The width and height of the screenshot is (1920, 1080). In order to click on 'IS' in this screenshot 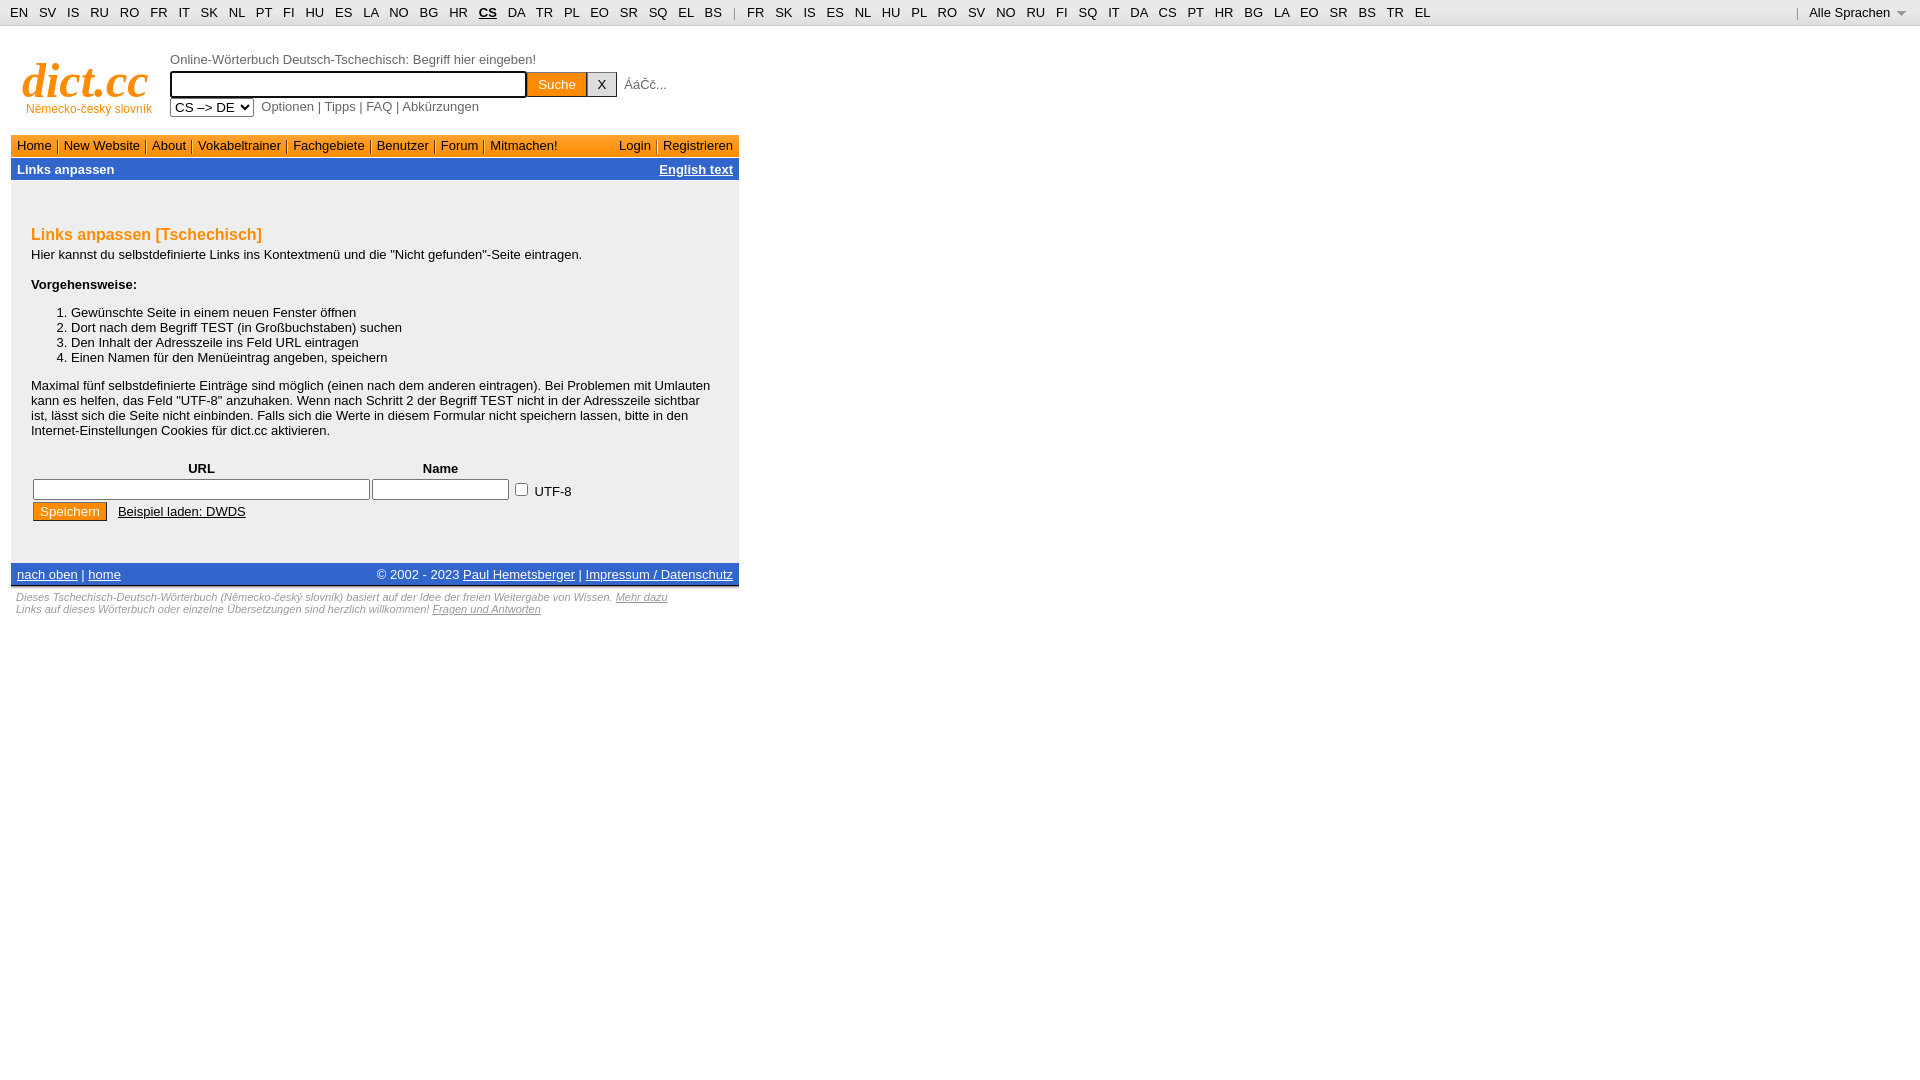, I will do `click(72, 12)`.